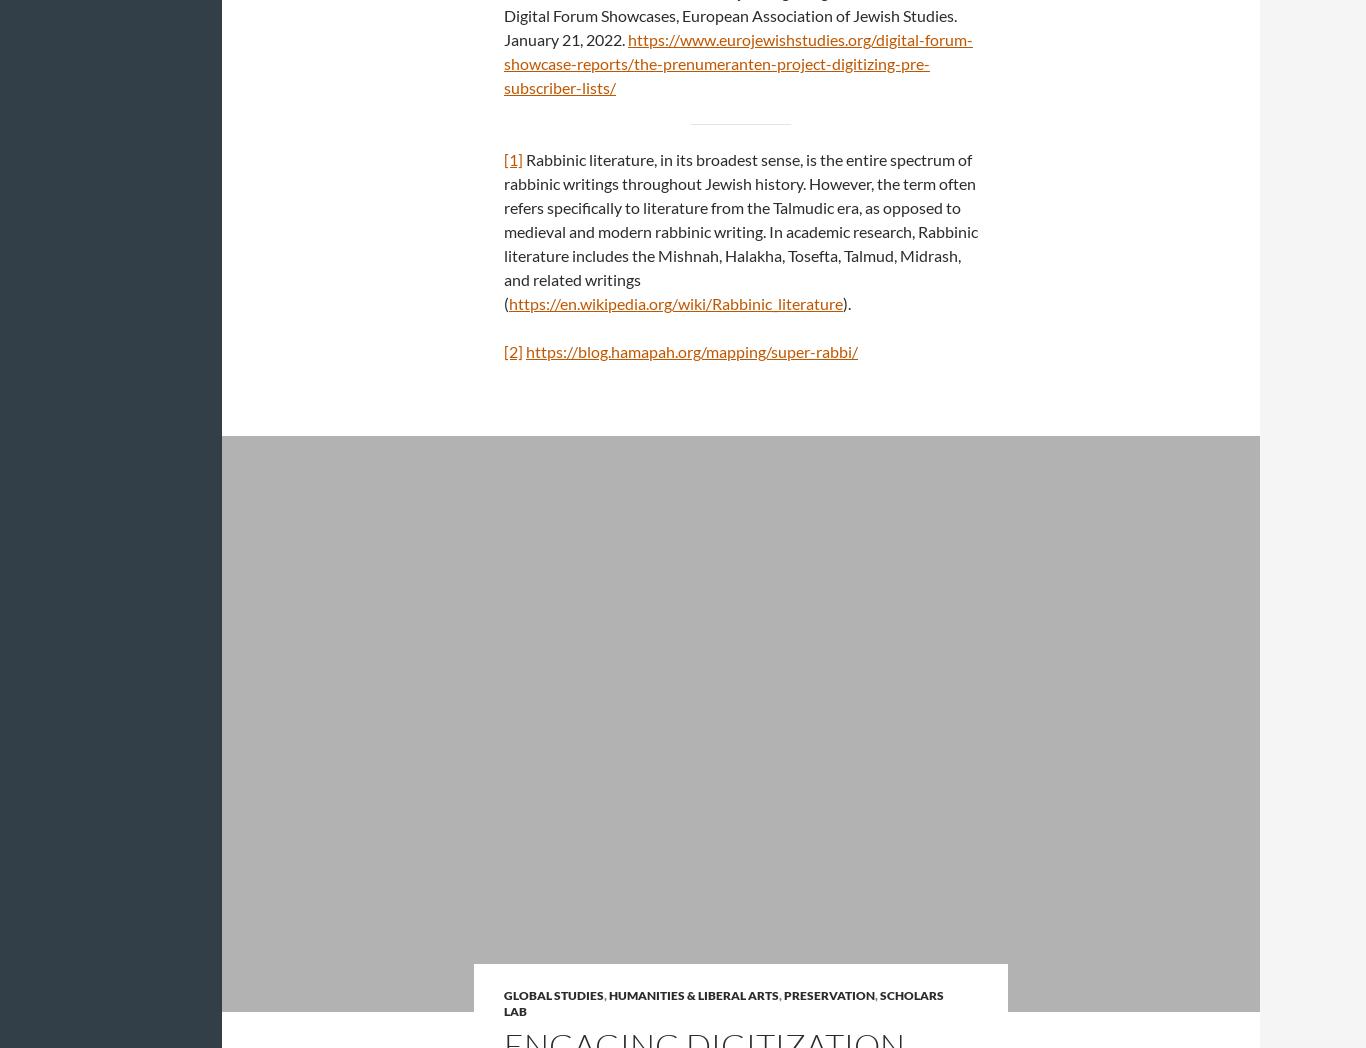 The image size is (1366, 1048). Describe the element at coordinates (741, 231) in the screenshot. I see `'Rabbinic literature, in its broadest sense, is the entire spectrum of rabbinic writings throughout Jewish history. However, the term often refers specifically to literature from the Talmudic era, as opposed to medieval and modern rabbinic writing. In academic research, Rabbinic literature includes the Mishnah, Halakha, Tosefta, Talmud, Midrash, and related writings ('` at that location.